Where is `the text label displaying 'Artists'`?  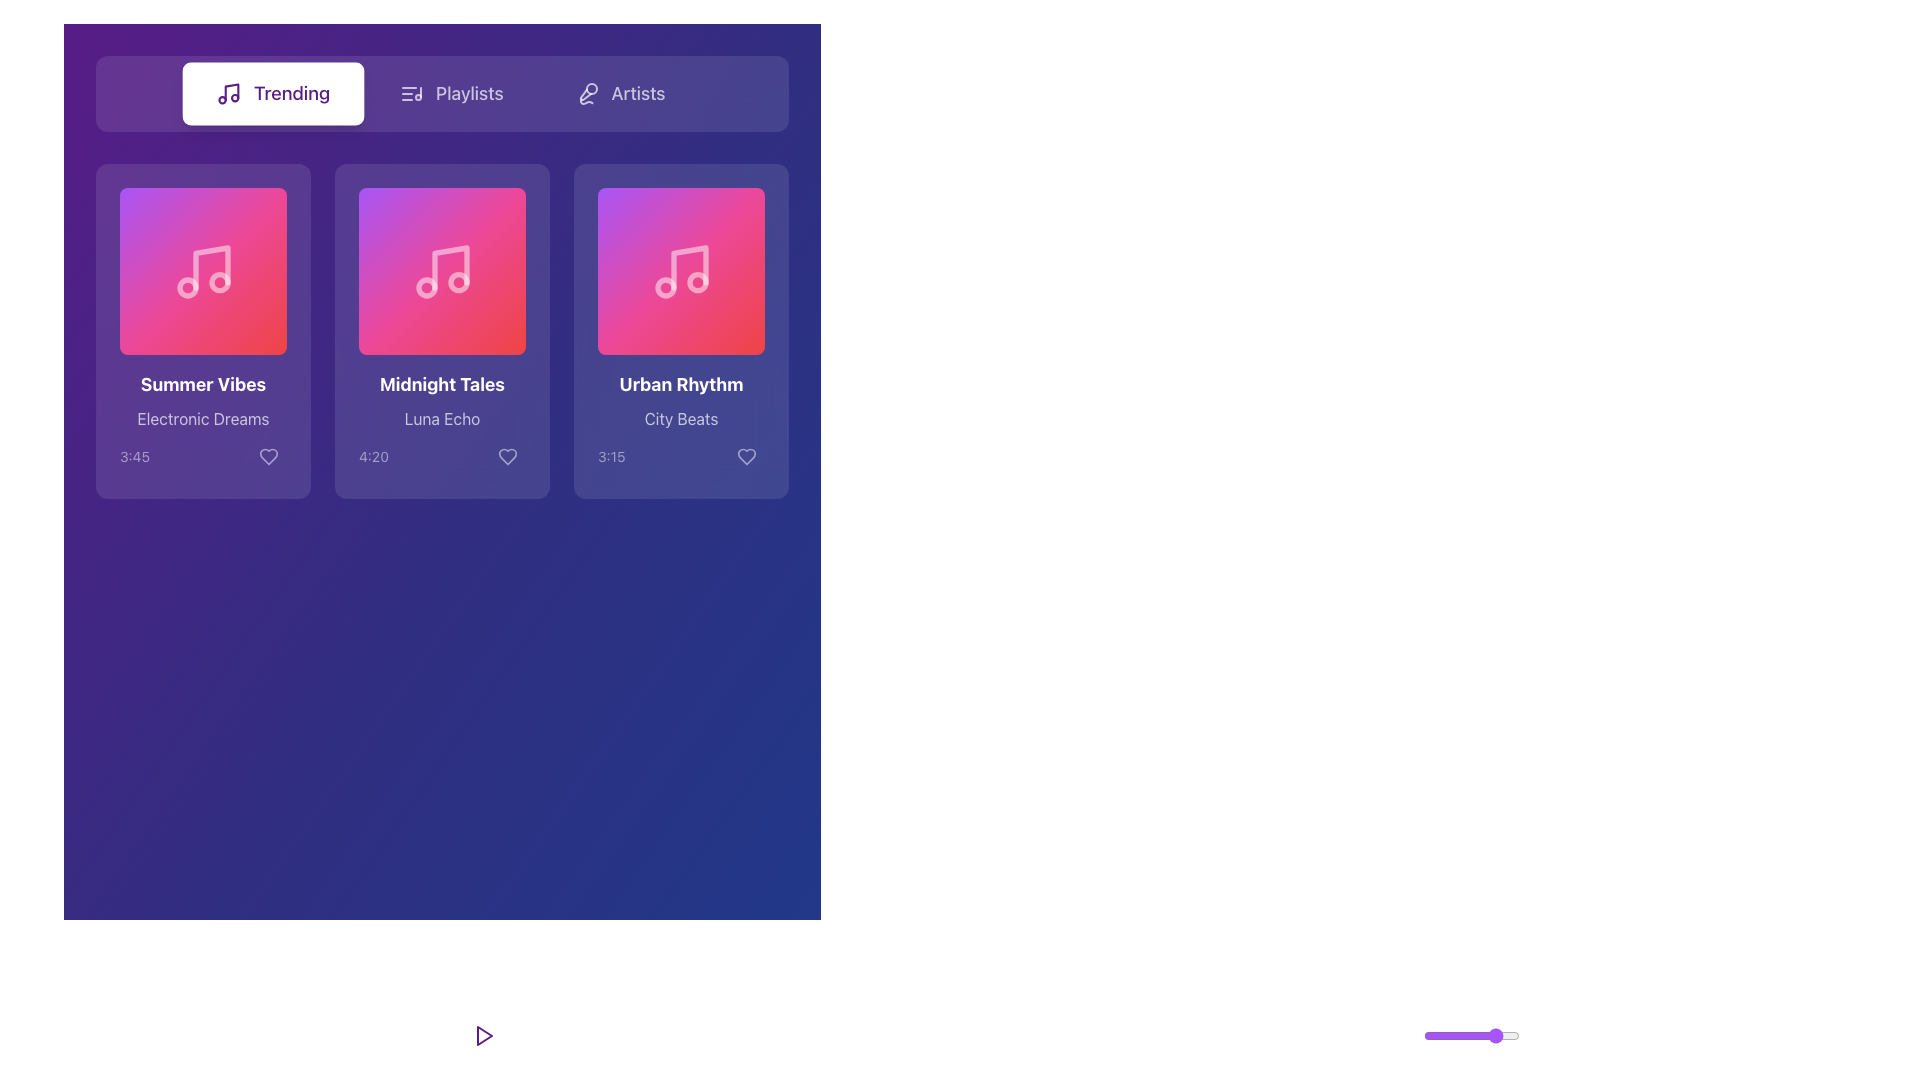
the text label displaying 'Artists' is located at coordinates (637, 93).